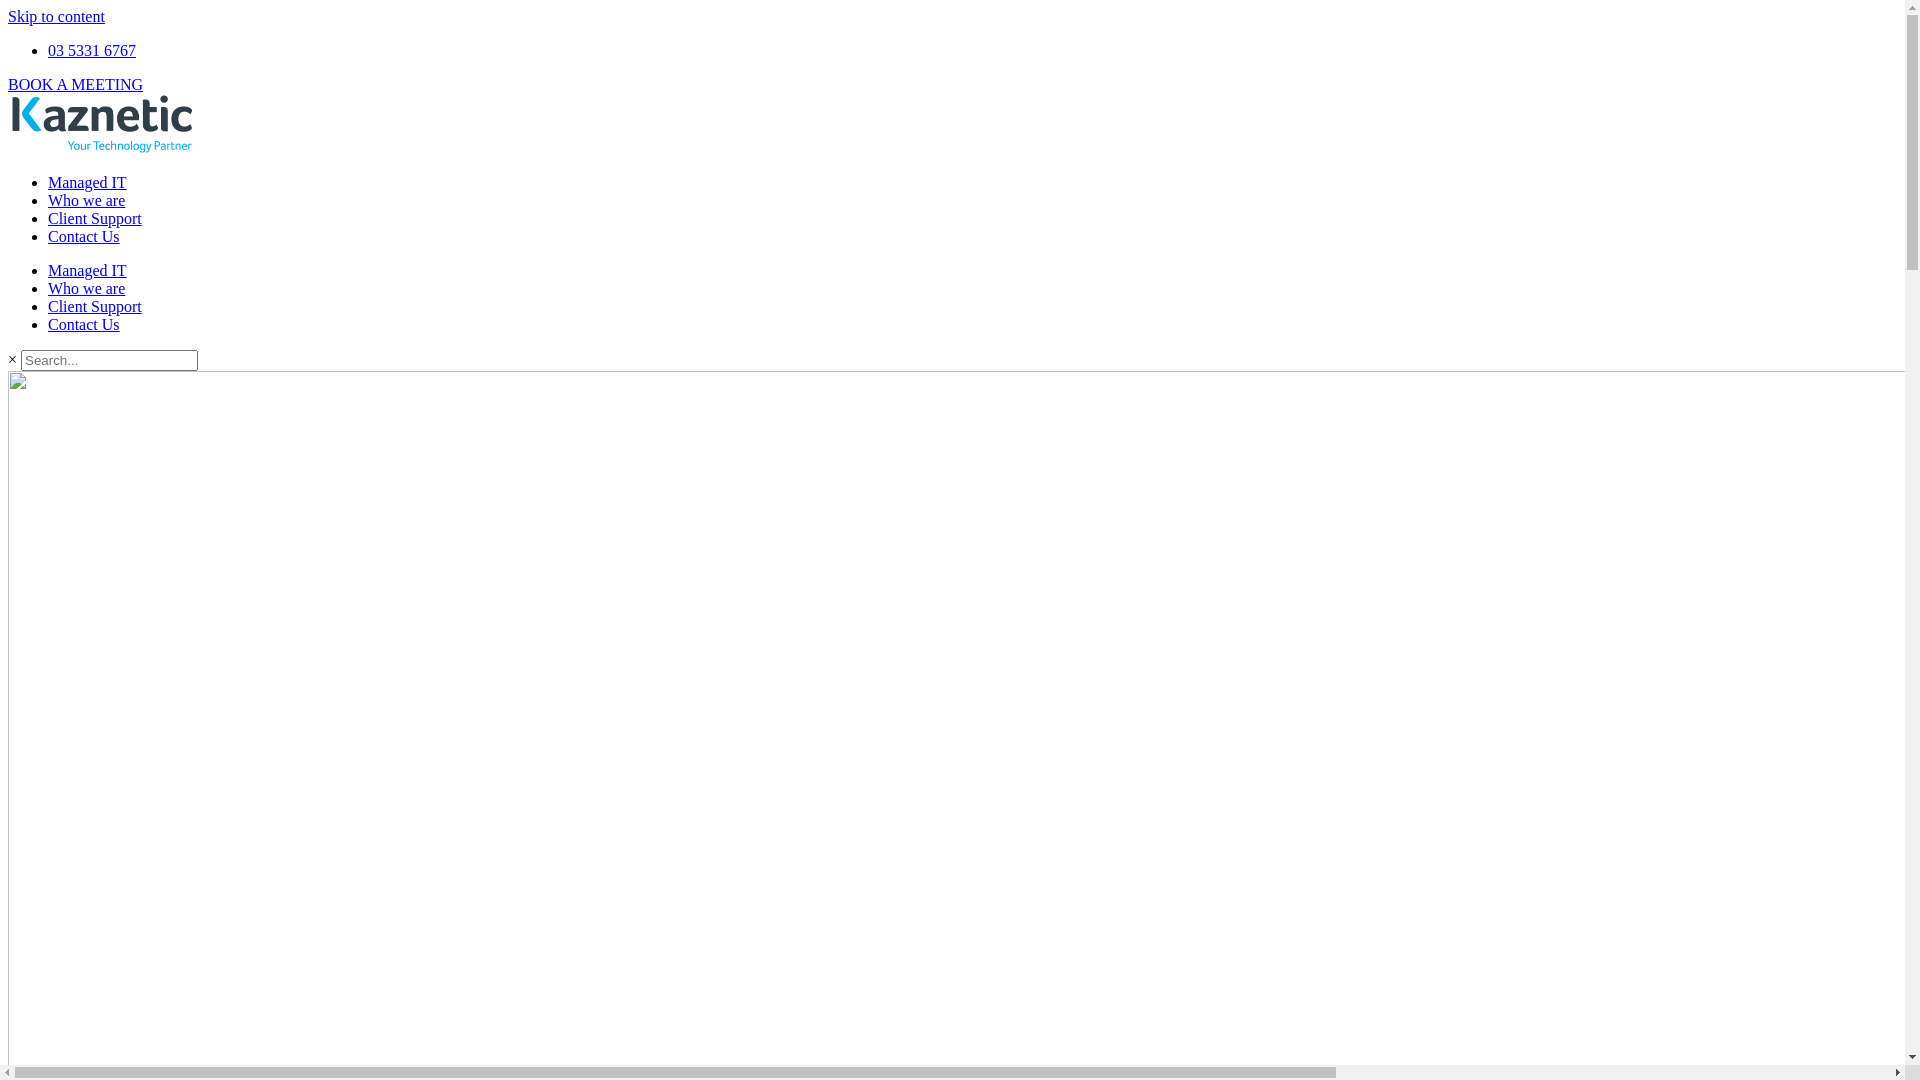  I want to click on 'Who we are', so click(85, 200).